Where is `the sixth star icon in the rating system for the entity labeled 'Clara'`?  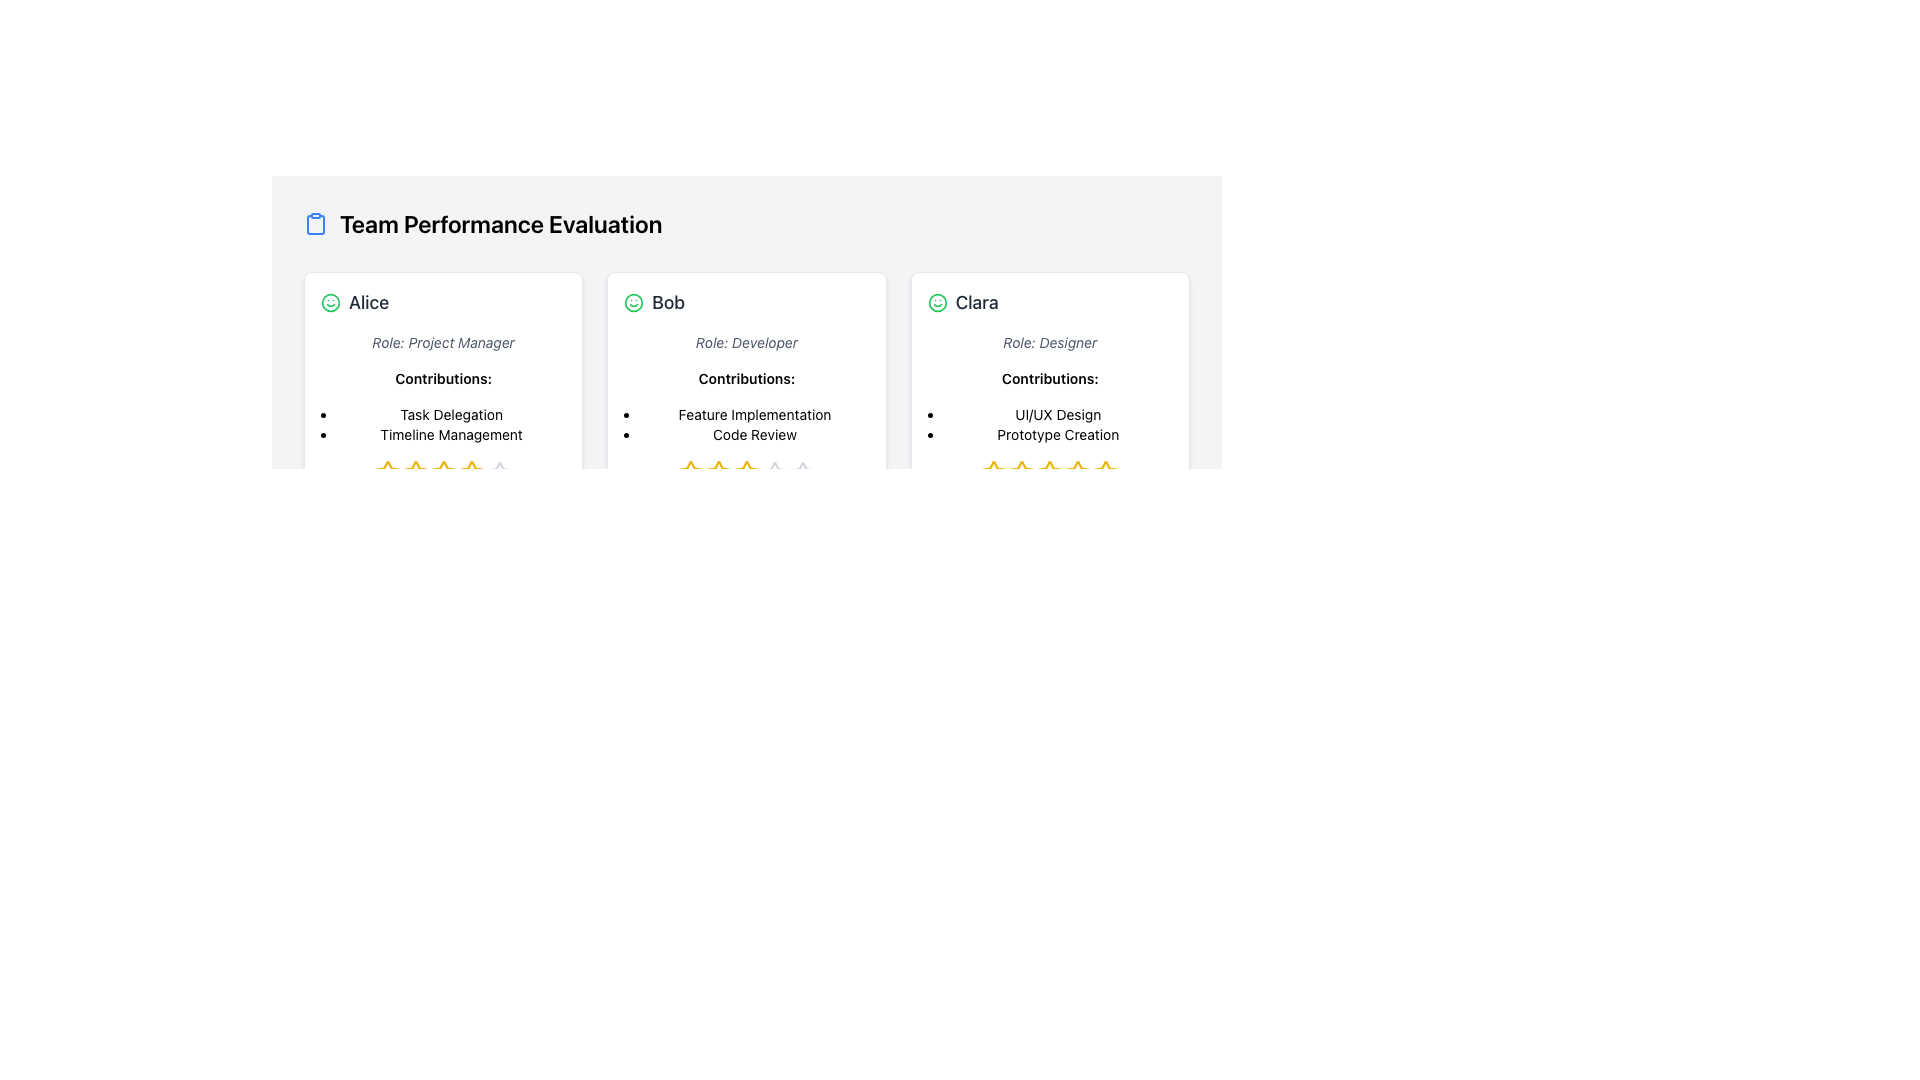
the sixth star icon in the rating system for the entity labeled 'Clara' is located at coordinates (1105, 473).